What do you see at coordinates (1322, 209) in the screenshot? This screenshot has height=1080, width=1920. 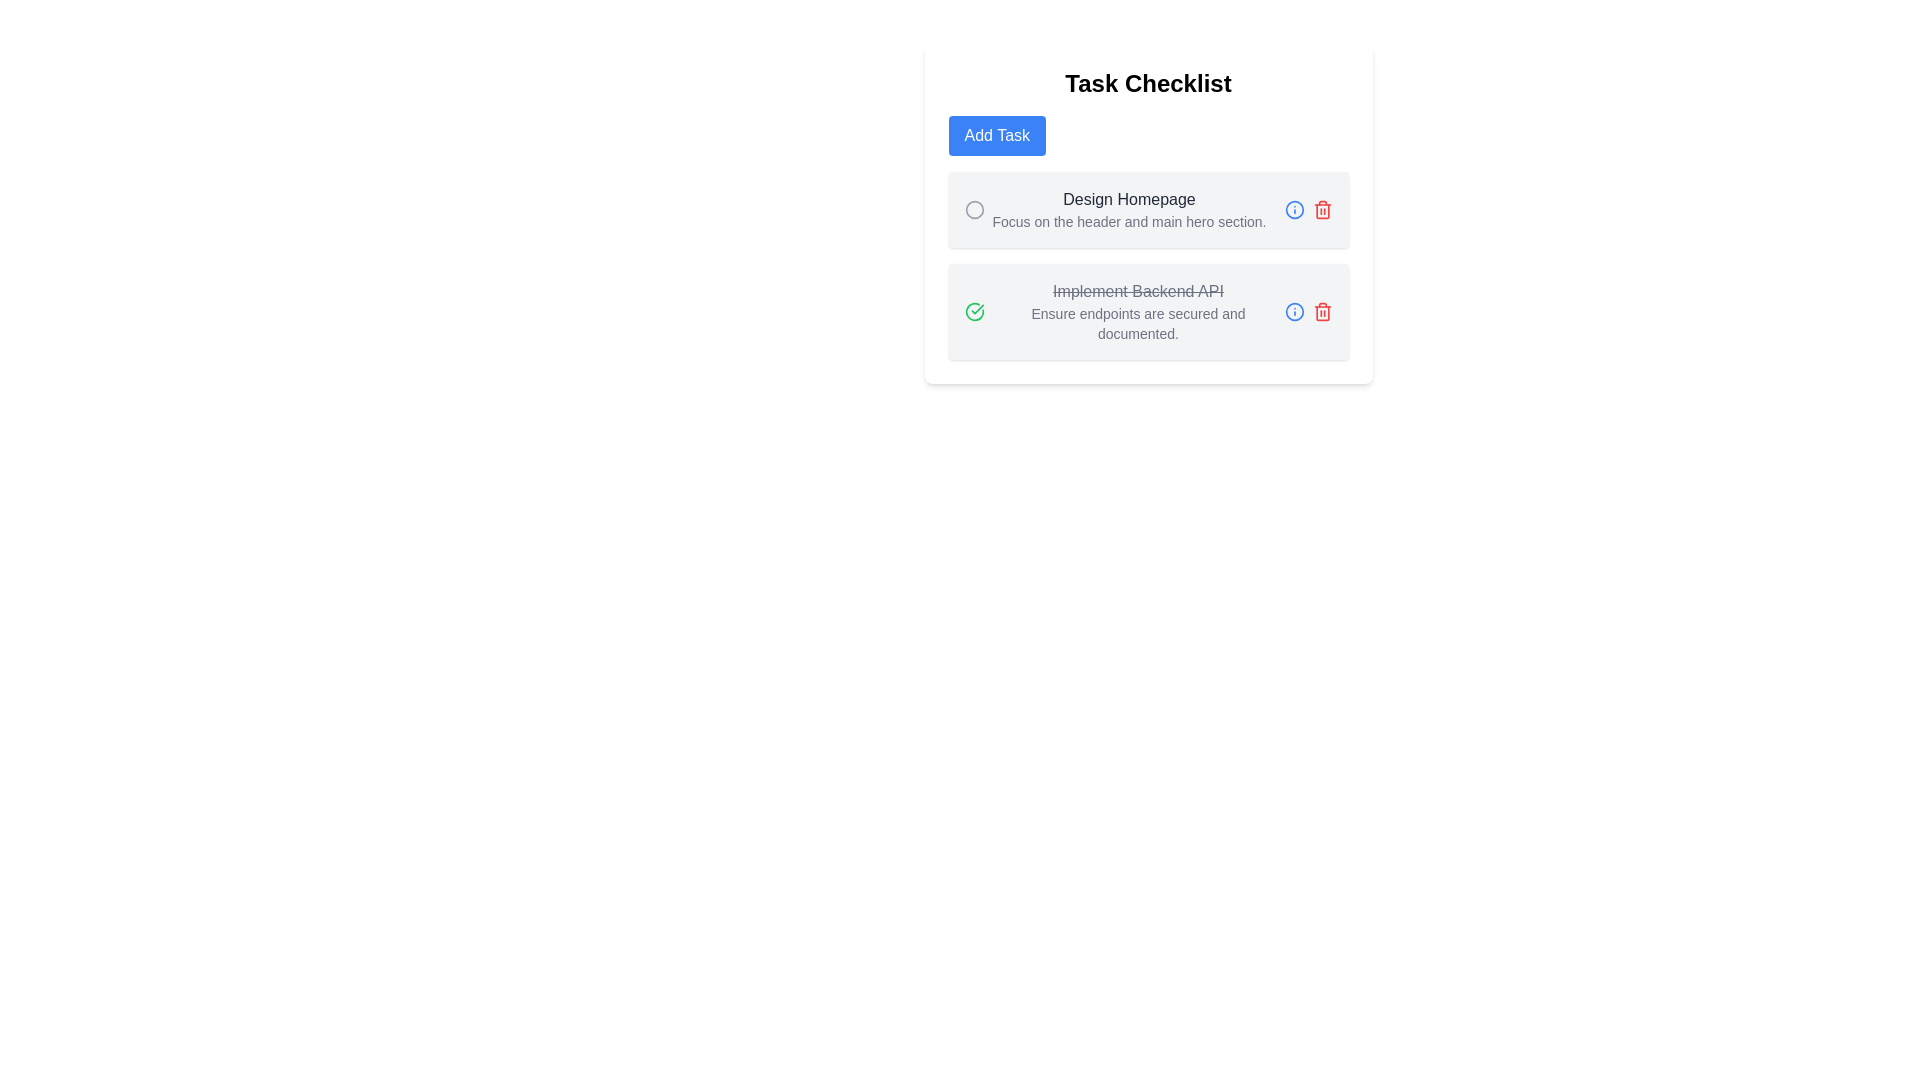 I see `the delete icon button located on the right-hand side of the 'Design Homepage' task in the Task Checklist` at bounding box center [1322, 209].